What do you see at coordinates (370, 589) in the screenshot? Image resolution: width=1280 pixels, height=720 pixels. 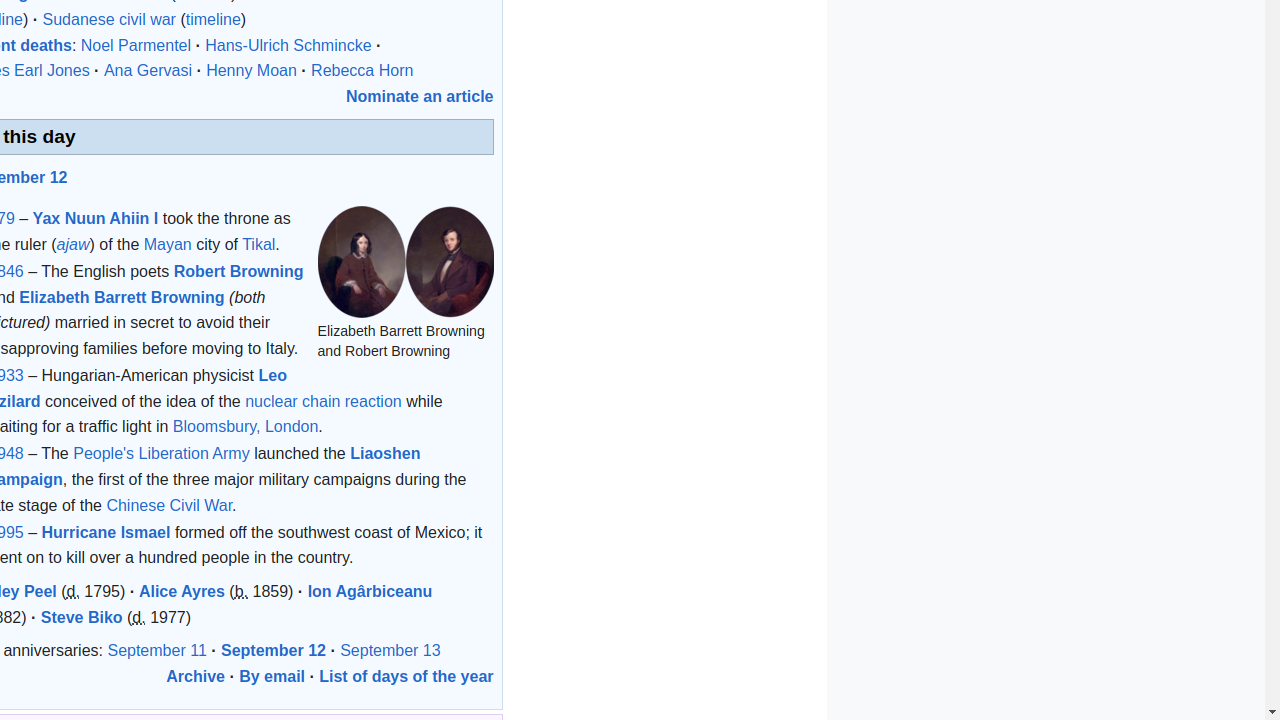 I see `'Ion Agârbiceanu'` at bounding box center [370, 589].